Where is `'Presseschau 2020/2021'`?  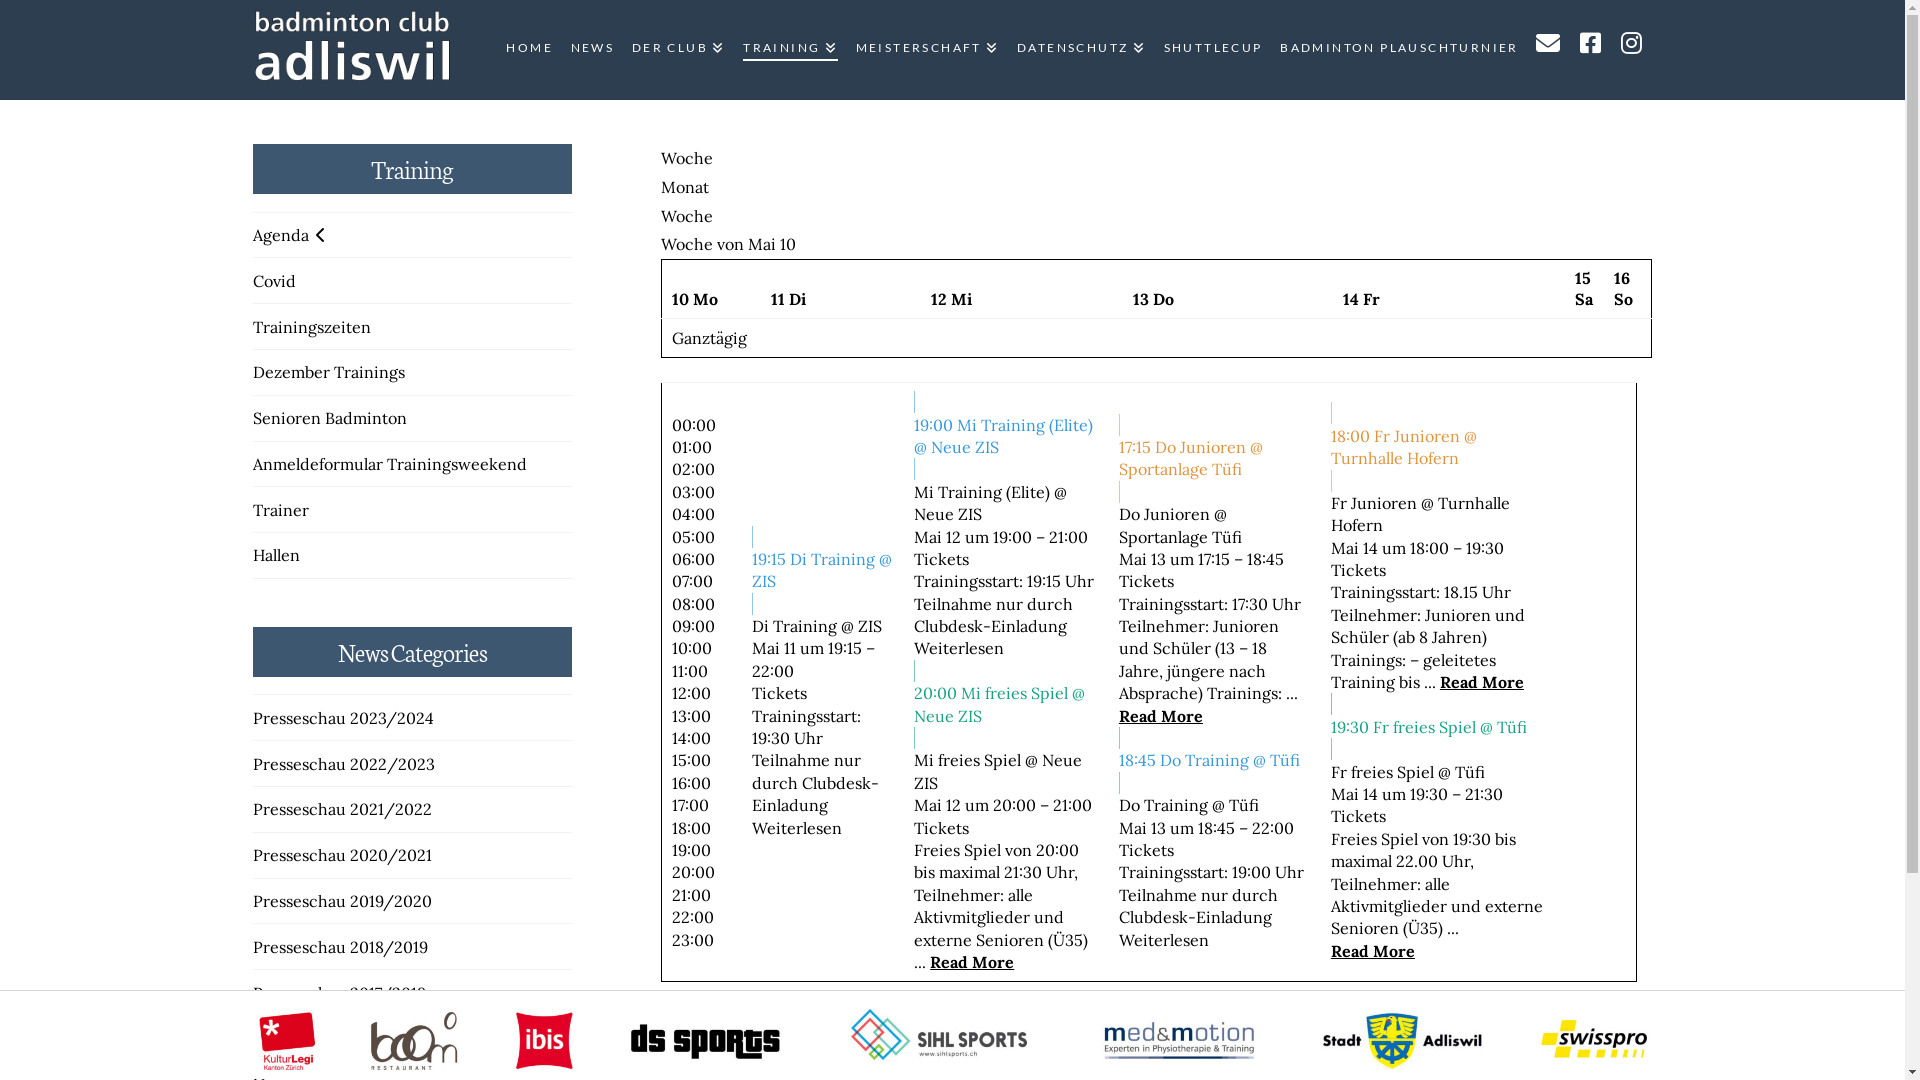
'Presseschau 2020/2021' is located at coordinates (341, 855).